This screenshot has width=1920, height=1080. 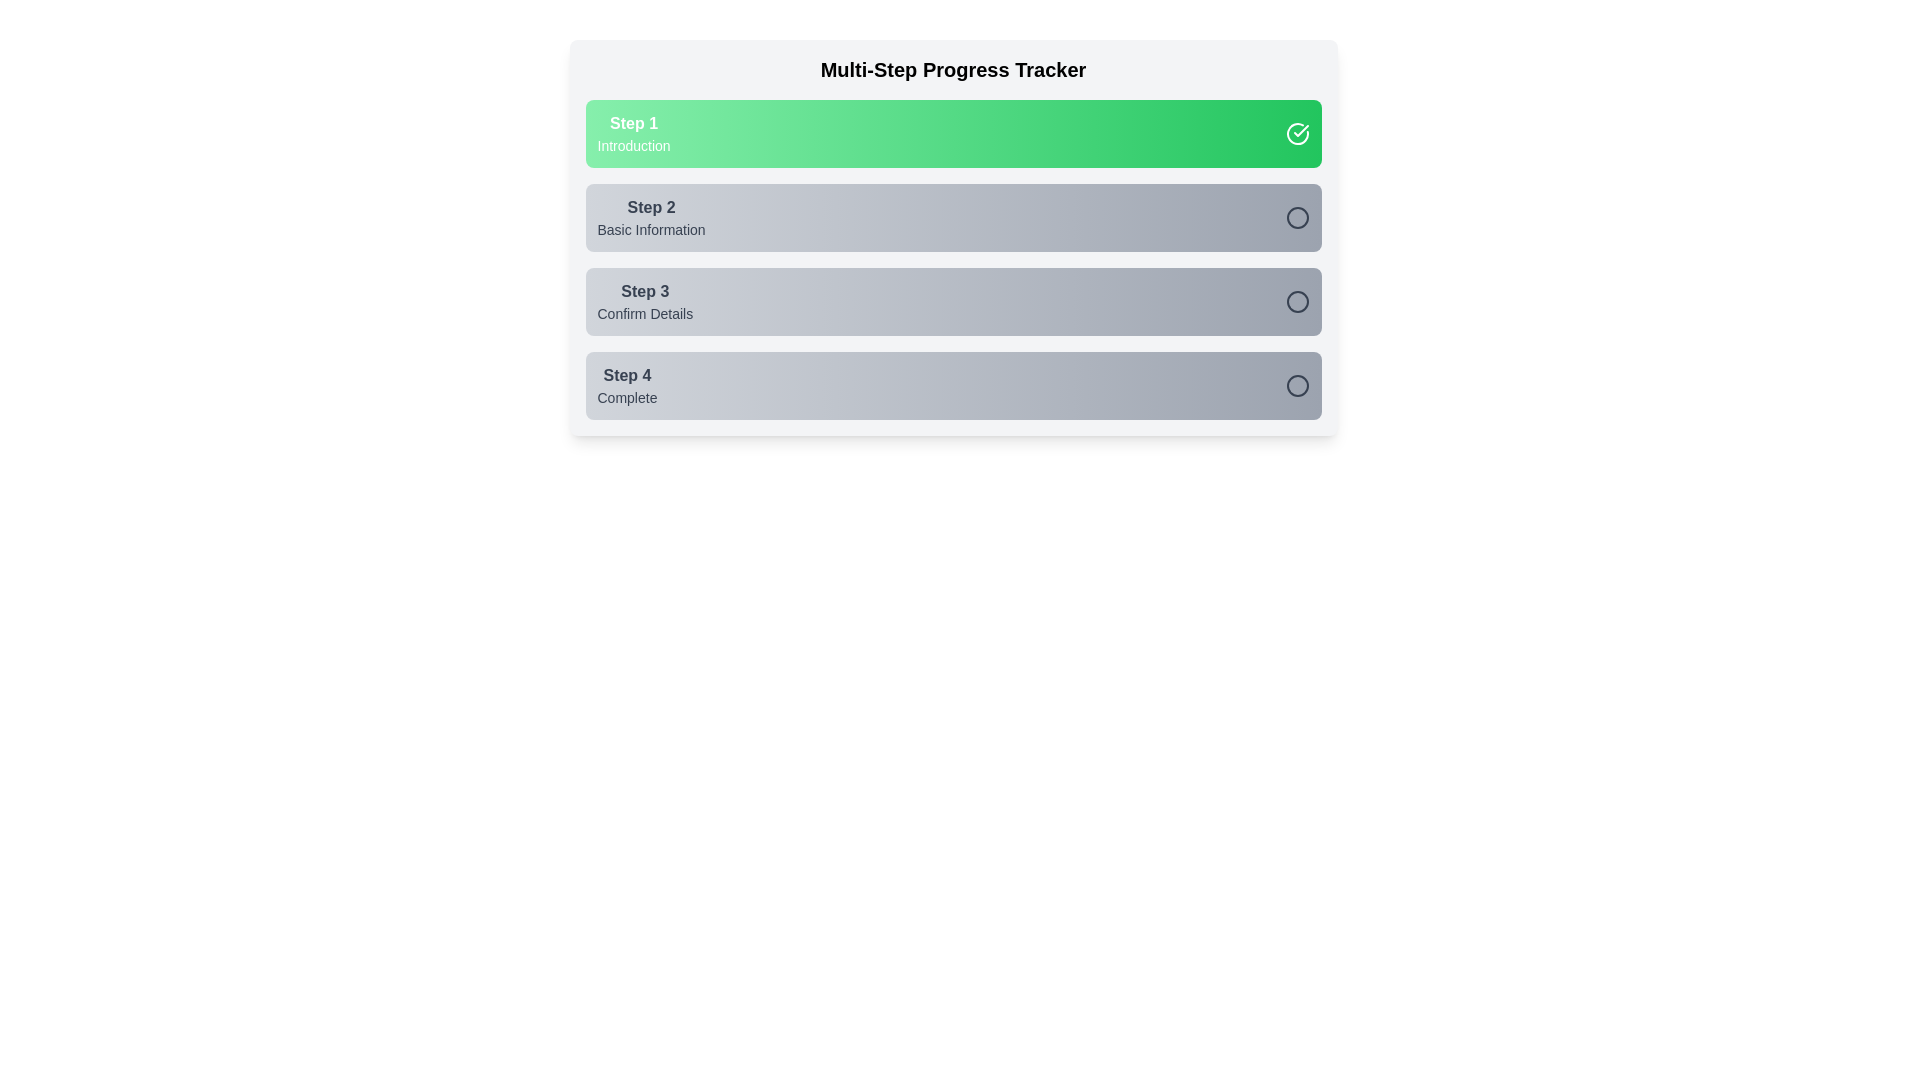 What do you see at coordinates (651, 218) in the screenshot?
I see `the Text-based informational indicator for the second step titled 'Basic Information', which is located below 'Step 1 Introduction' and above 'Step 3 Confirm Details' in the multi-step progress tracker` at bounding box center [651, 218].